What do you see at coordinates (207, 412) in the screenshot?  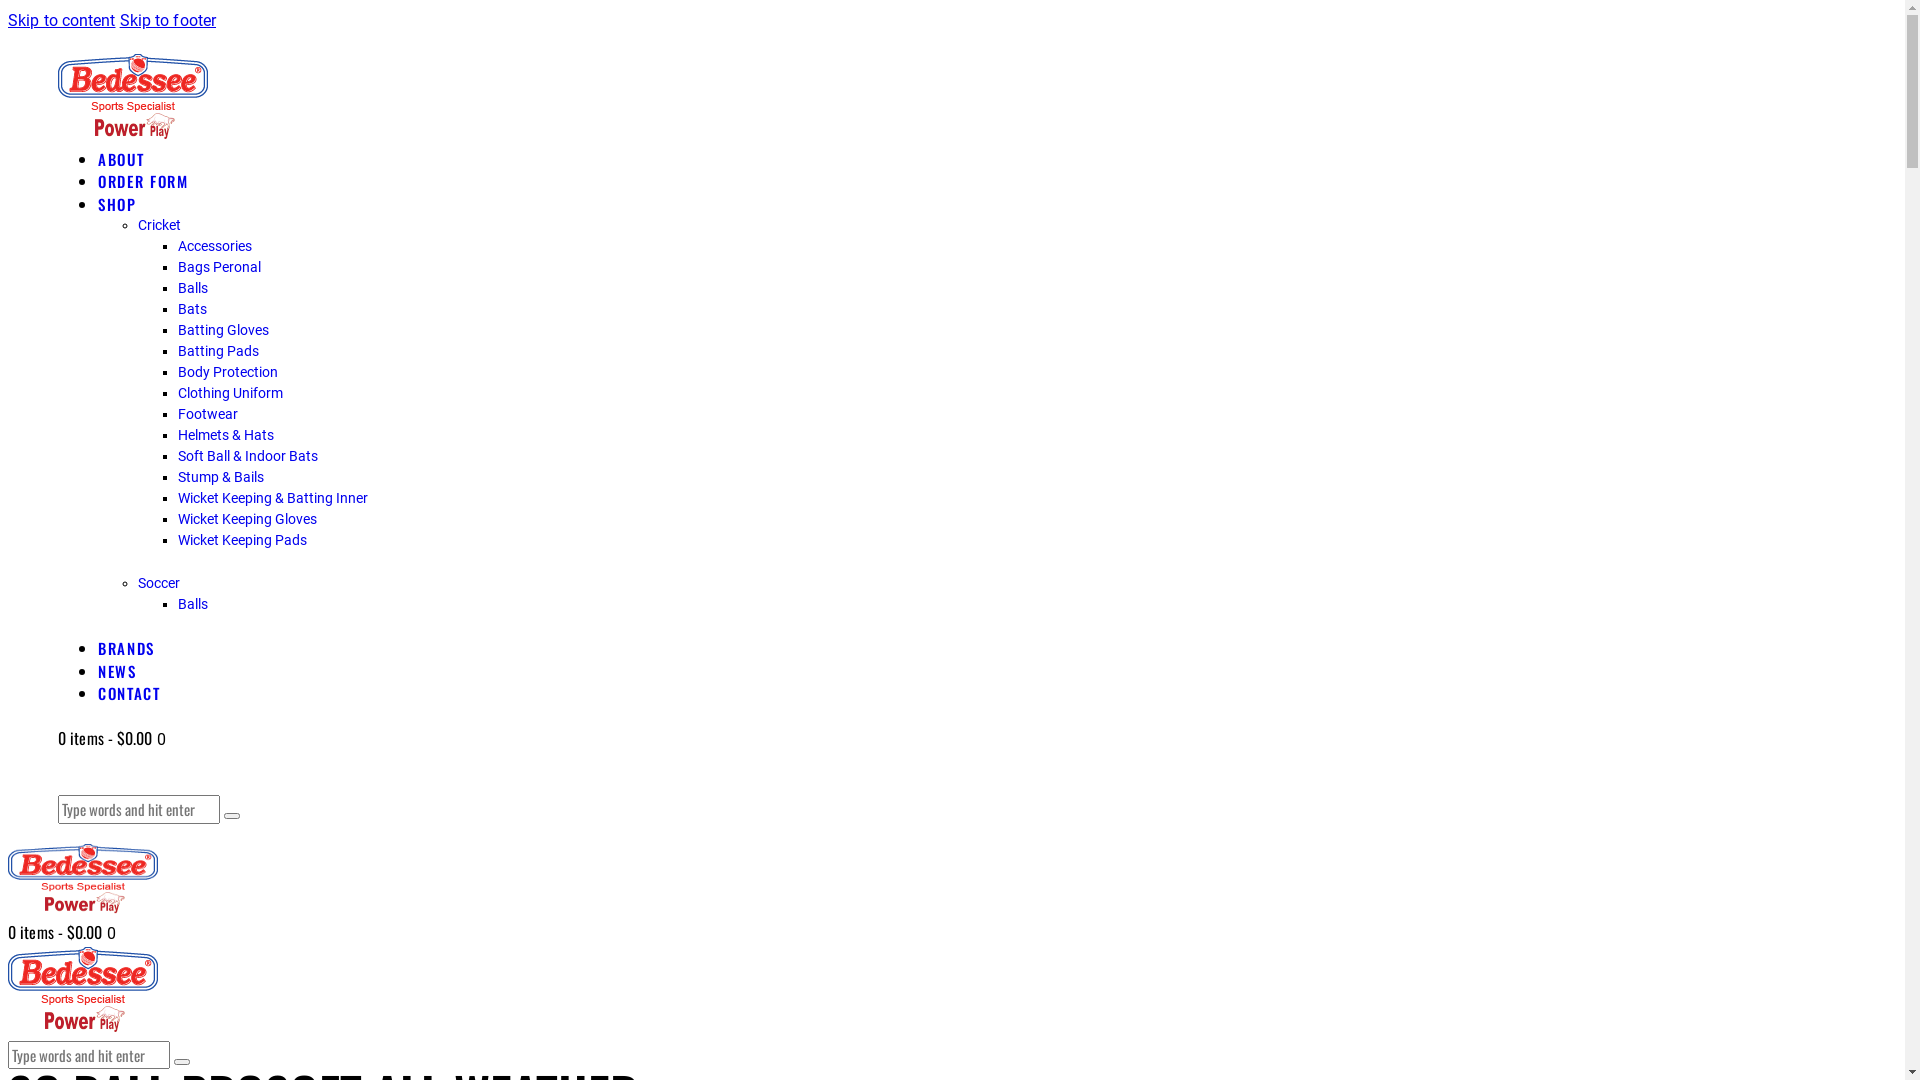 I see `'Footwear'` at bounding box center [207, 412].